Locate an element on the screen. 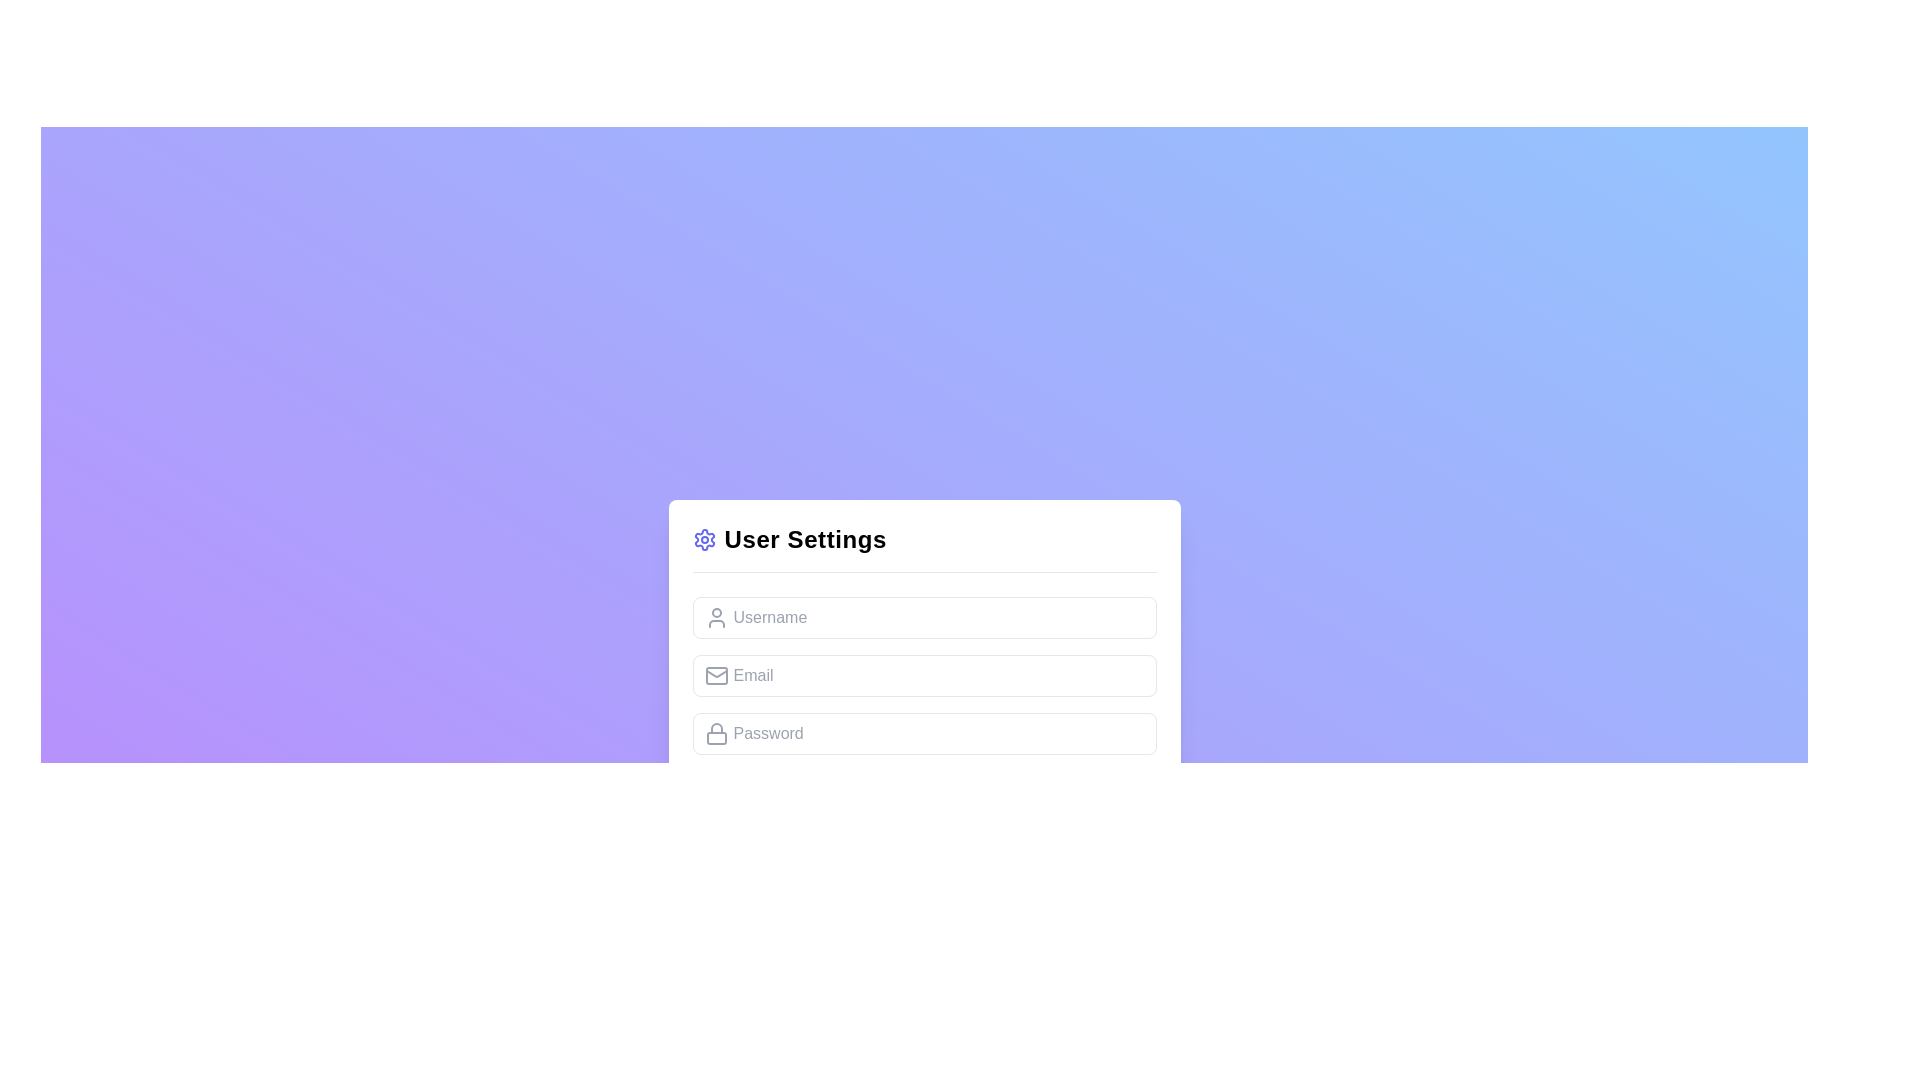 The width and height of the screenshot is (1920, 1080). the email input icon, which is a visual indicator to the left of the 'Email' input field in the form is located at coordinates (716, 675).